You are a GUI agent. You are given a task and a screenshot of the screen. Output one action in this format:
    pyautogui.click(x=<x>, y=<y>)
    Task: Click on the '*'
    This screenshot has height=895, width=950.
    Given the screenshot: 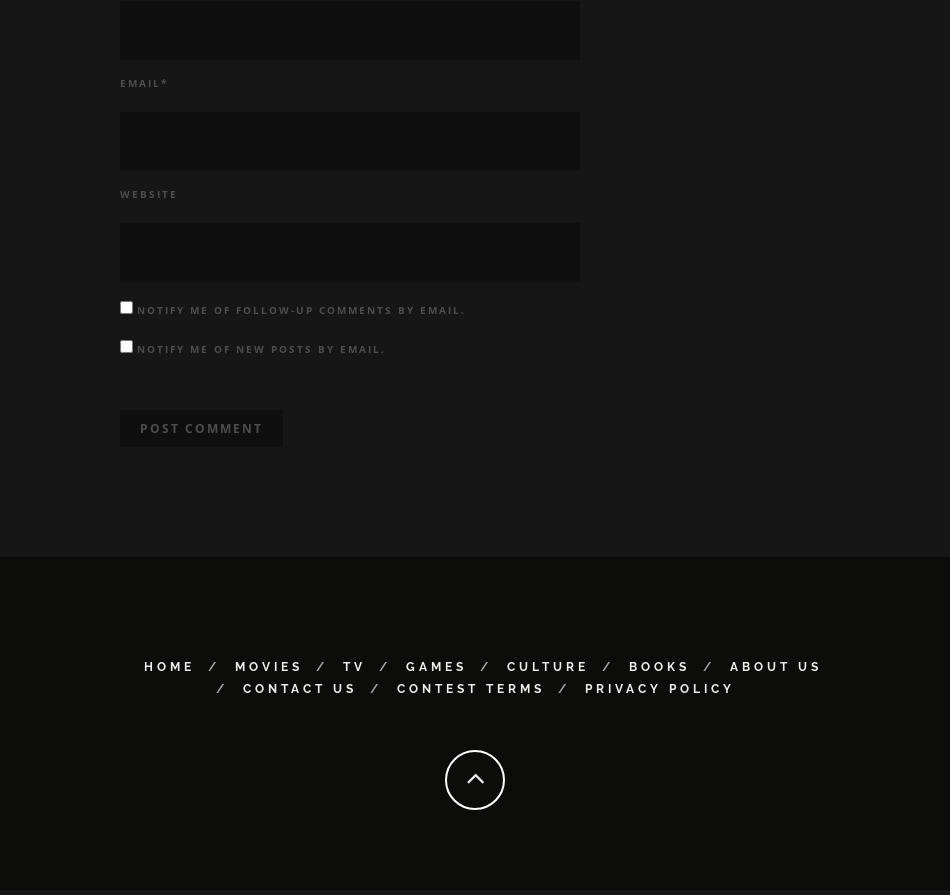 What is the action you would take?
    pyautogui.click(x=161, y=87)
    